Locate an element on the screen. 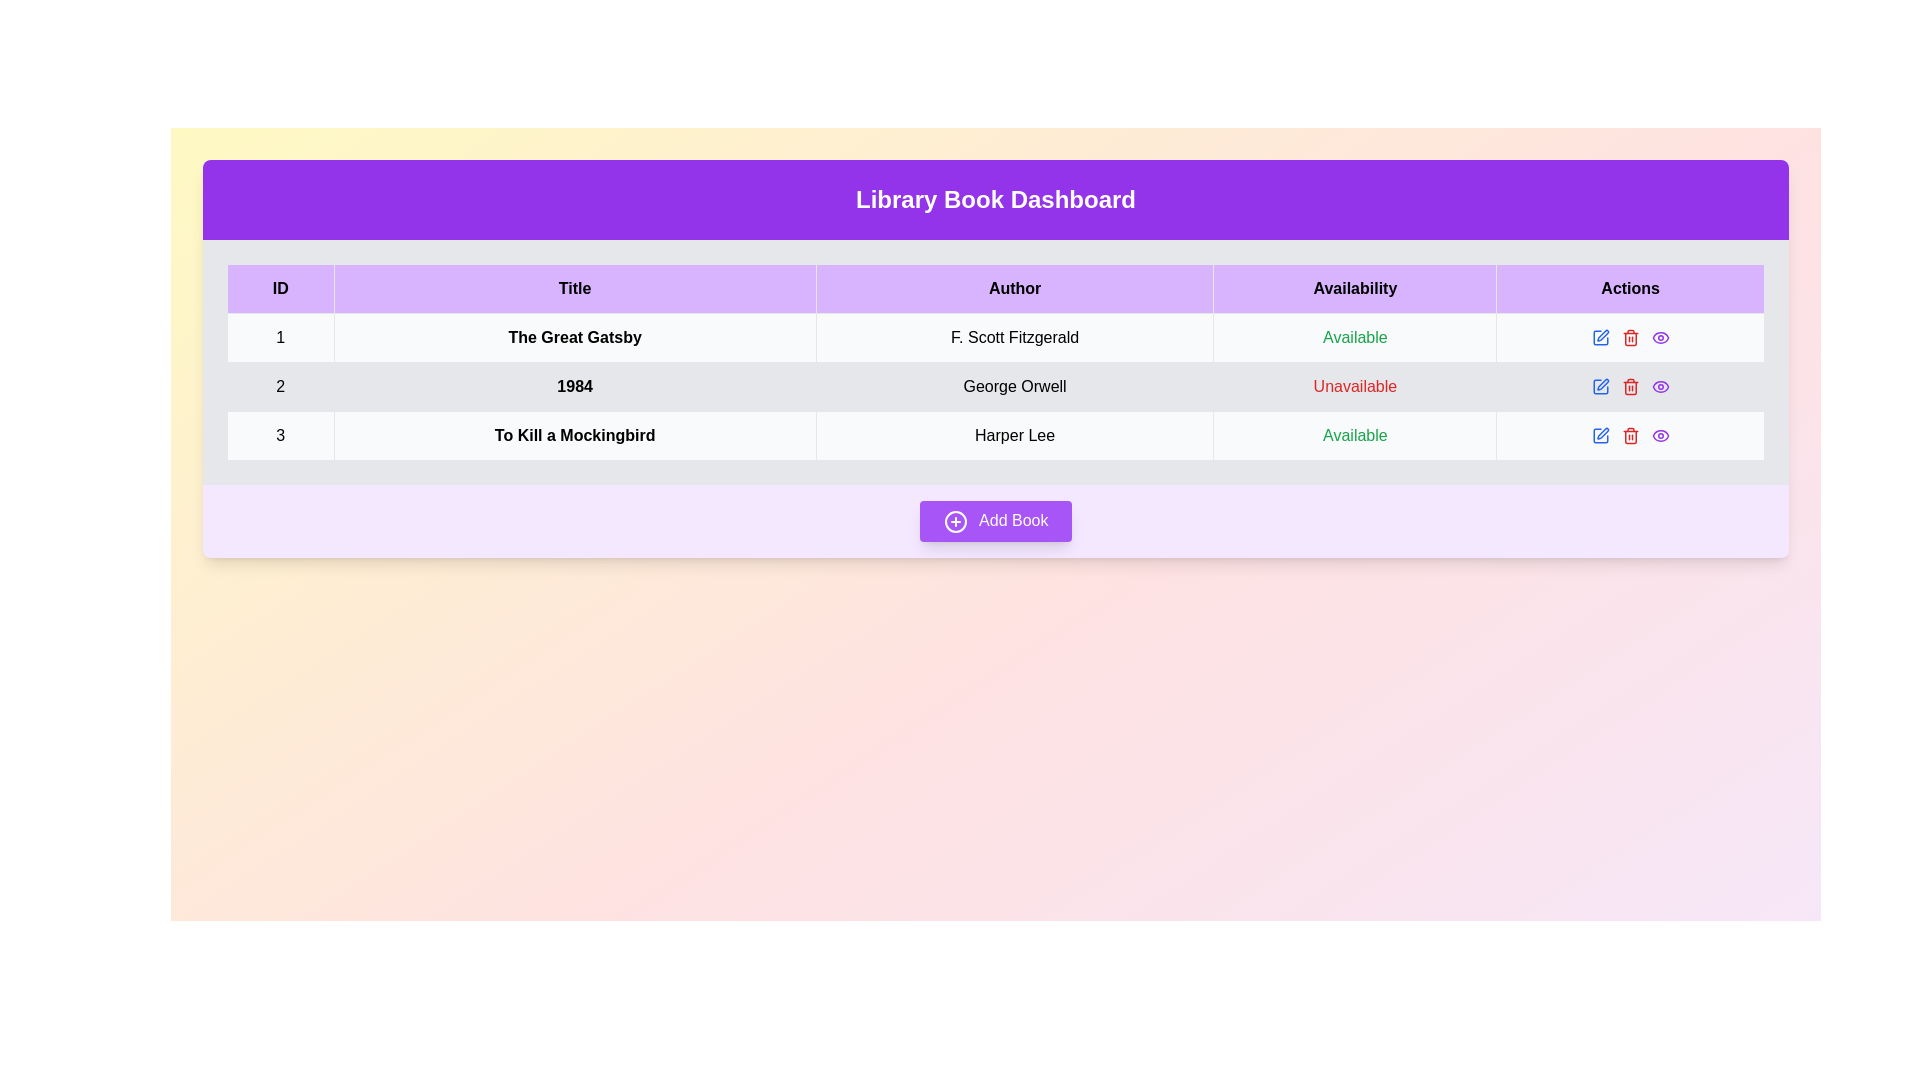 This screenshot has height=1080, width=1920. the text display element showing 'Harper Lee' in the 'Author' column of the book information table, which is centered within its cell and styled in a readable font is located at coordinates (1015, 434).